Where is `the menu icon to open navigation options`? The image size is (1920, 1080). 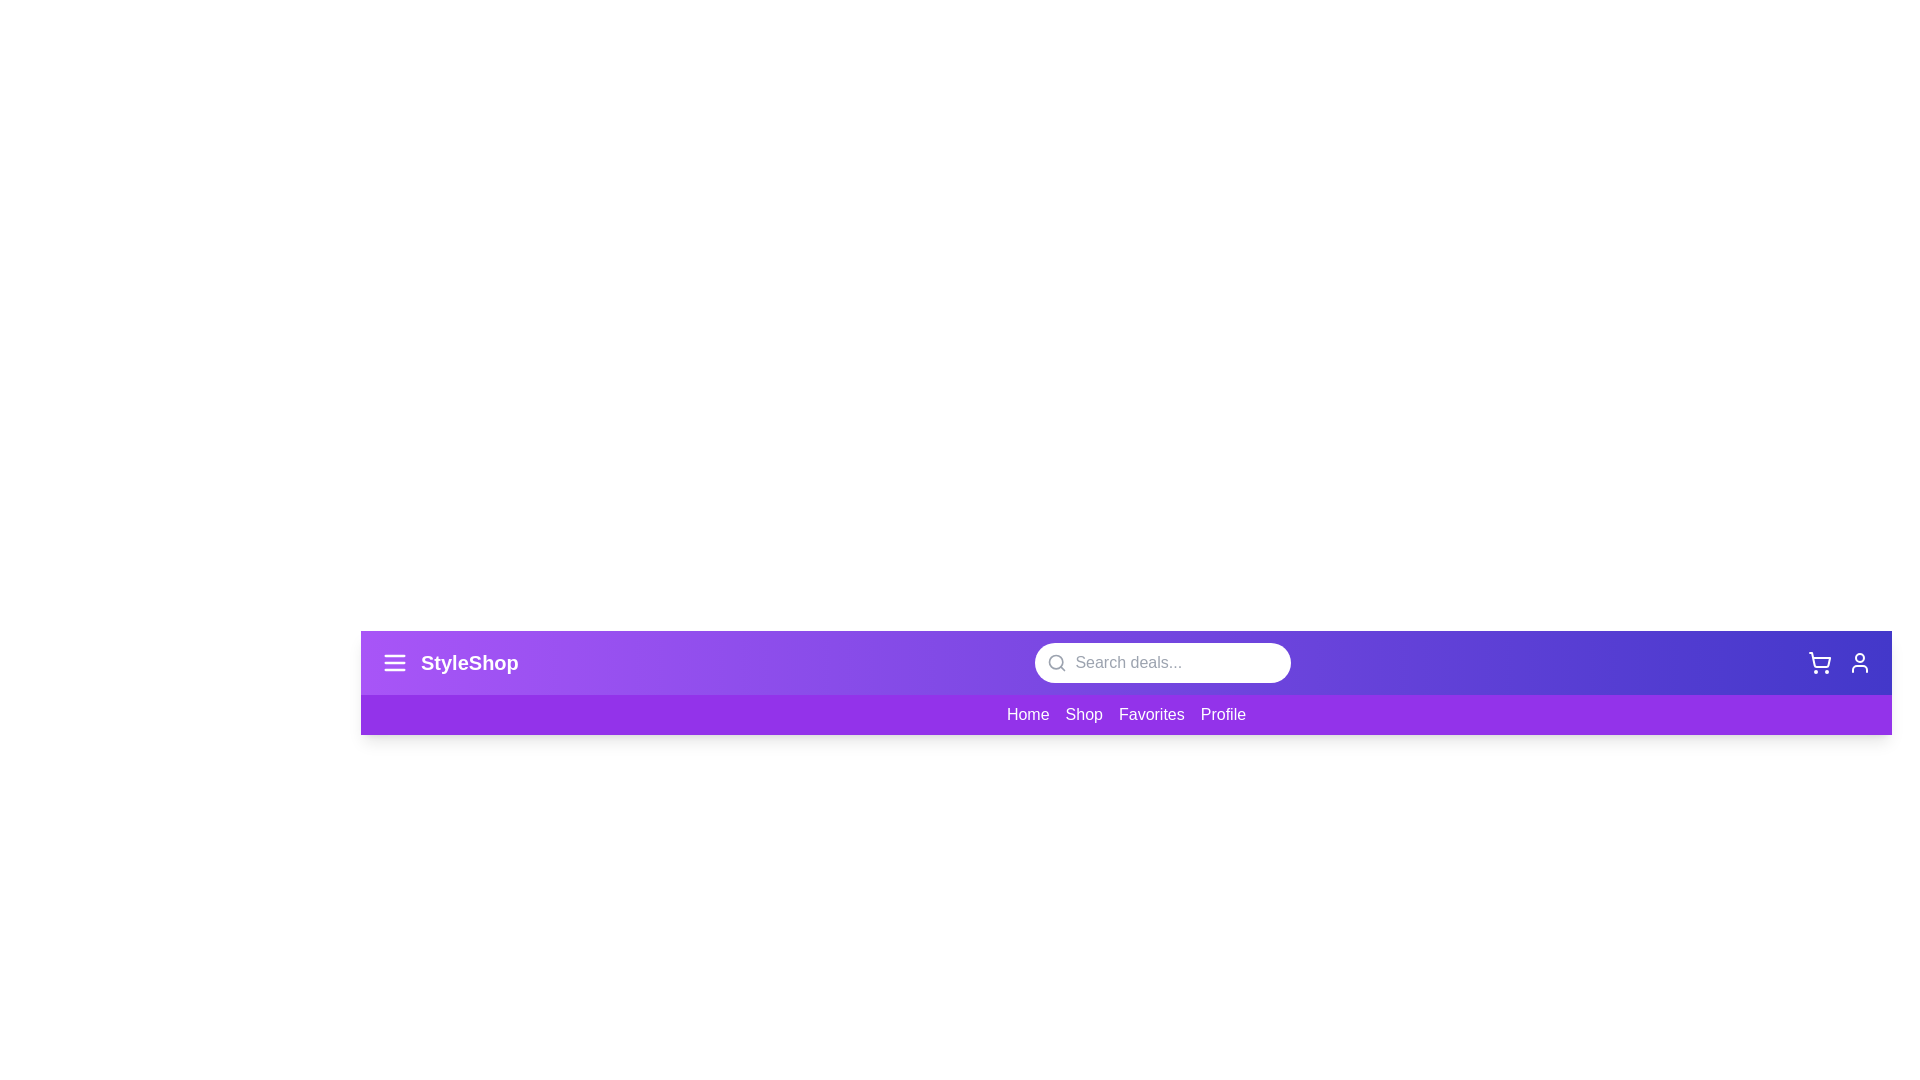
the menu icon to open navigation options is located at coordinates (394, 663).